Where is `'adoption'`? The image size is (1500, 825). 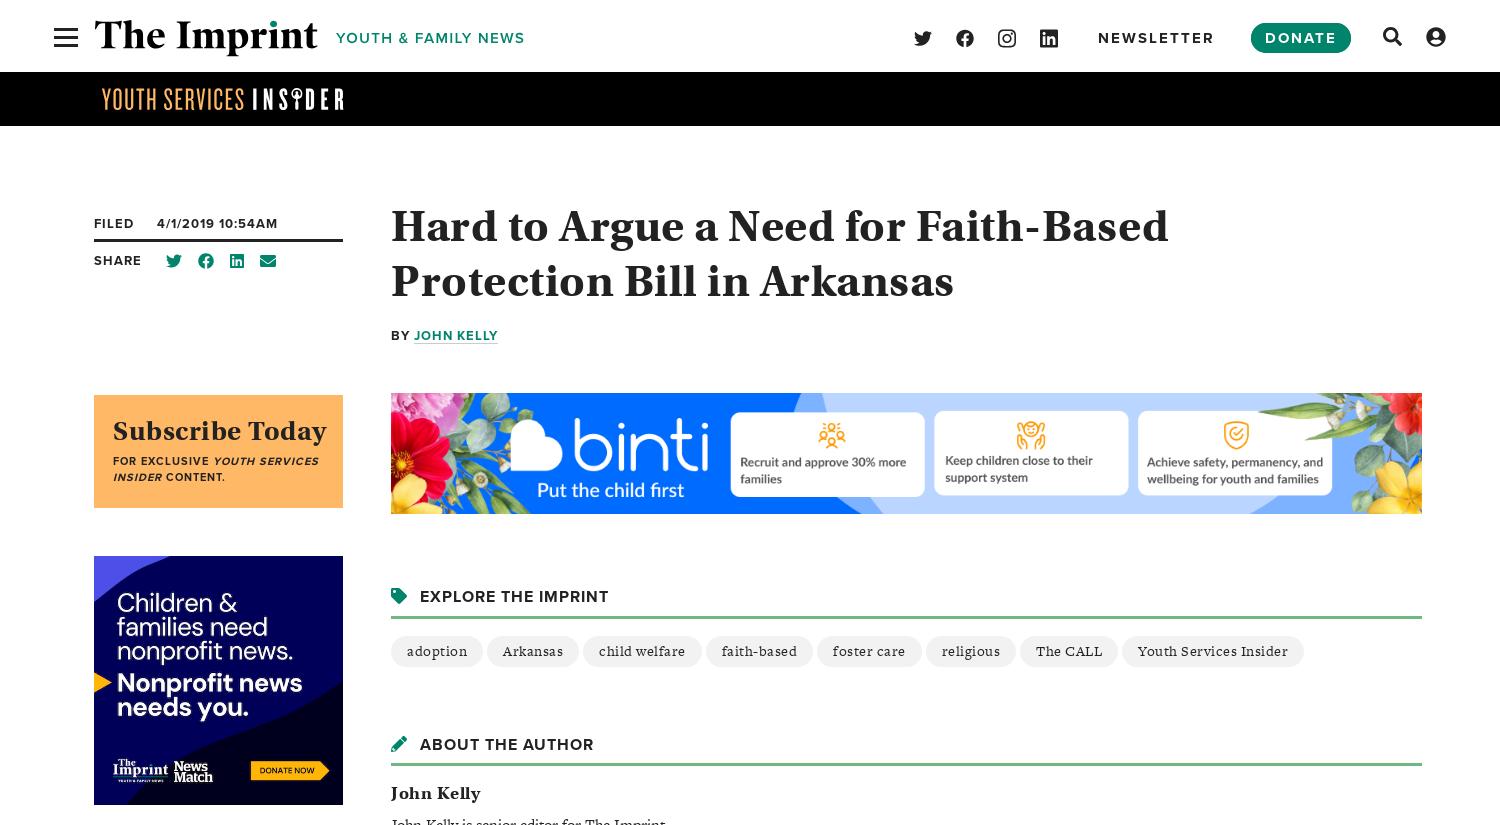
'adoption' is located at coordinates (406, 650).